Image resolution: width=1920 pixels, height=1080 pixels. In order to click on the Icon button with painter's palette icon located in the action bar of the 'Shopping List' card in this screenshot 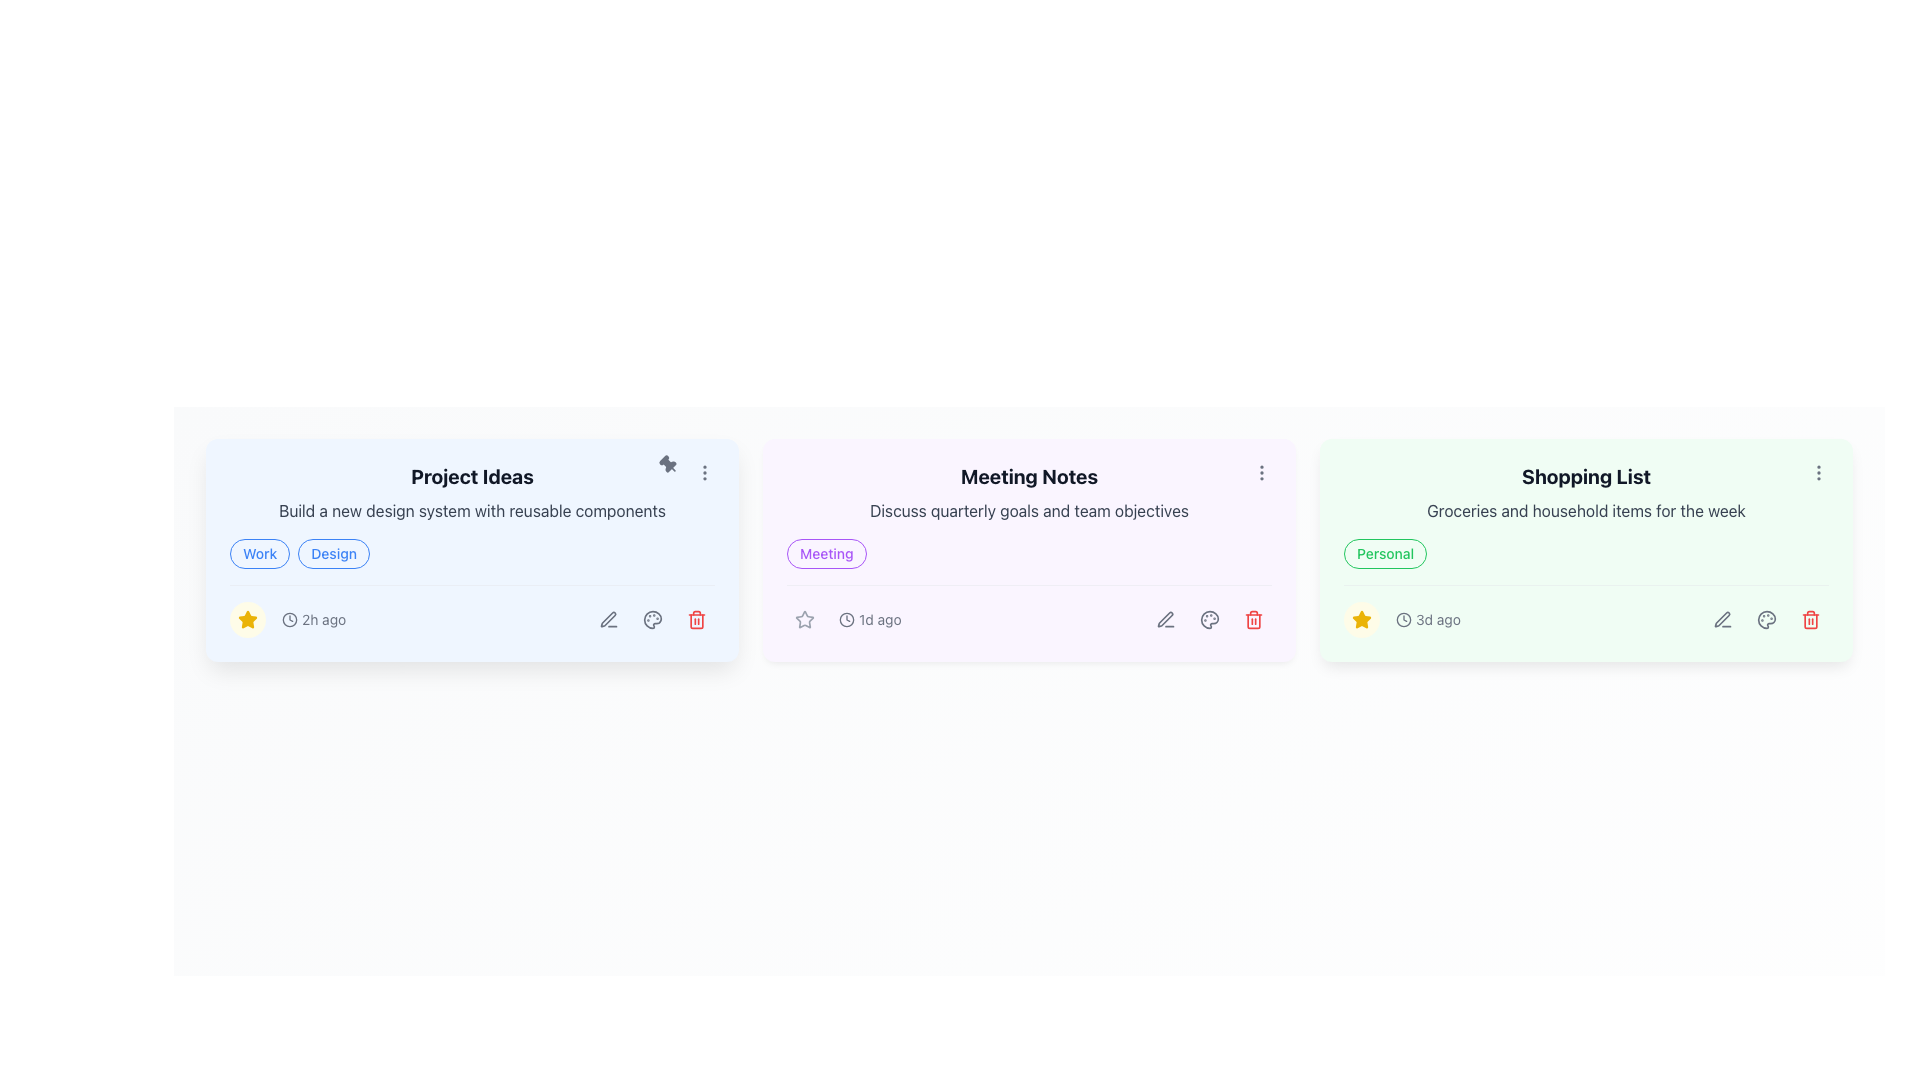, I will do `click(1766, 619)`.